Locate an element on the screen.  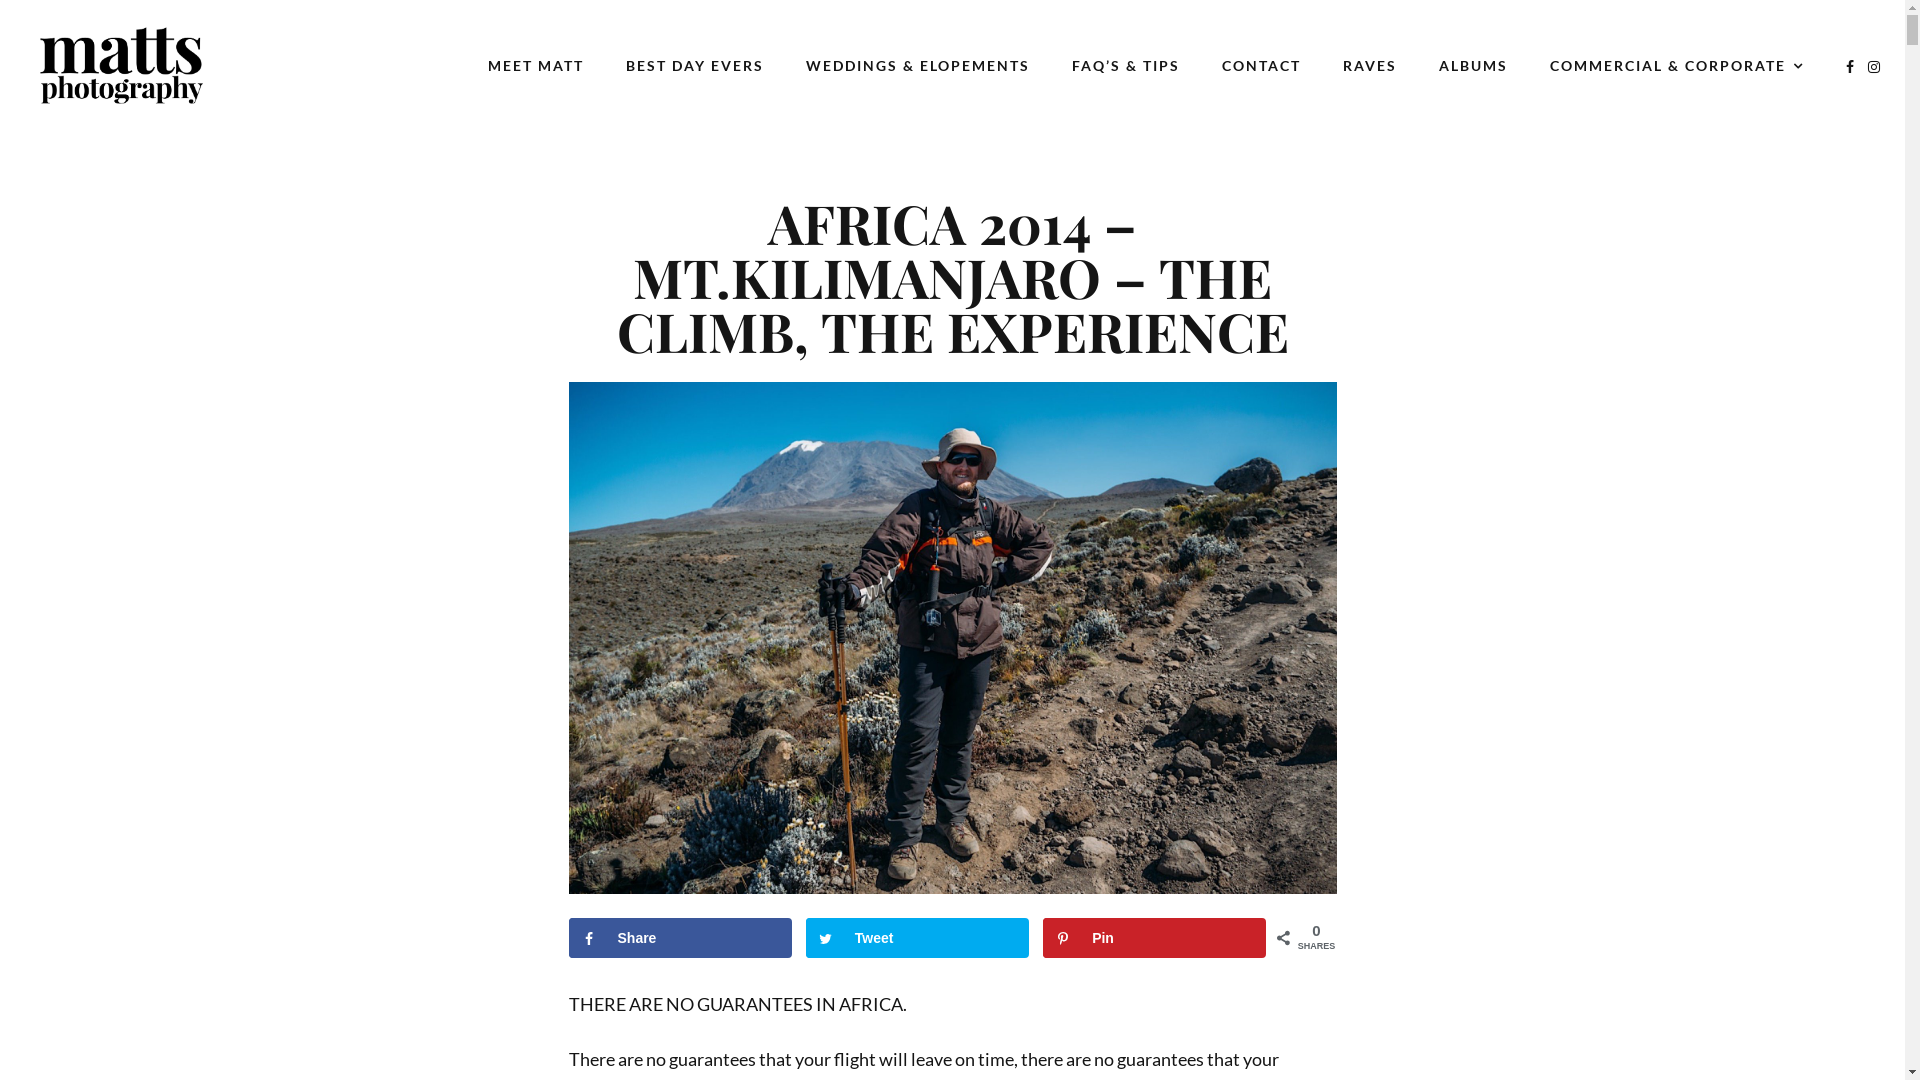
'RAVES' is located at coordinates (1368, 64).